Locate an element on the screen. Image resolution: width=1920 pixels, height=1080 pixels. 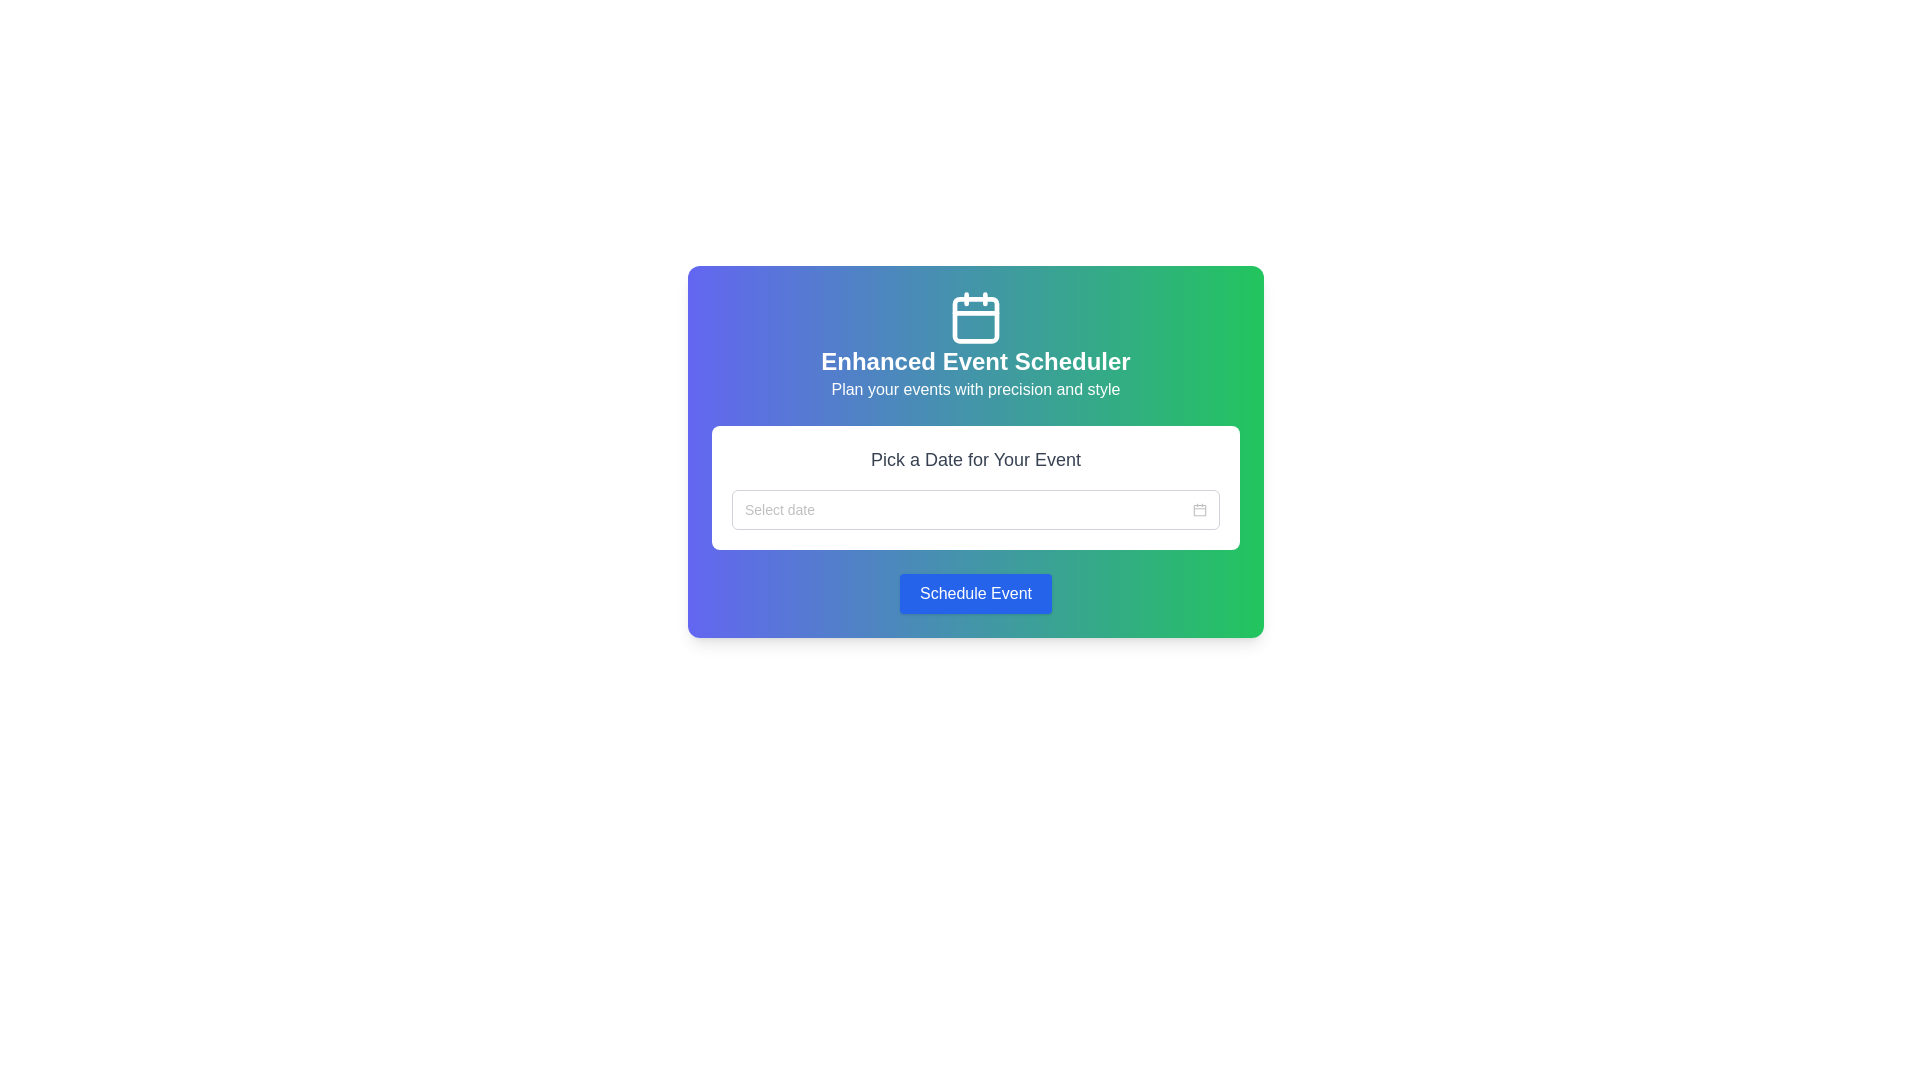
the text element reading 'Plan your events with precision and style', which is centrally aligned below the header 'Enhanced Event Scheduler' is located at coordinates (975, 389).